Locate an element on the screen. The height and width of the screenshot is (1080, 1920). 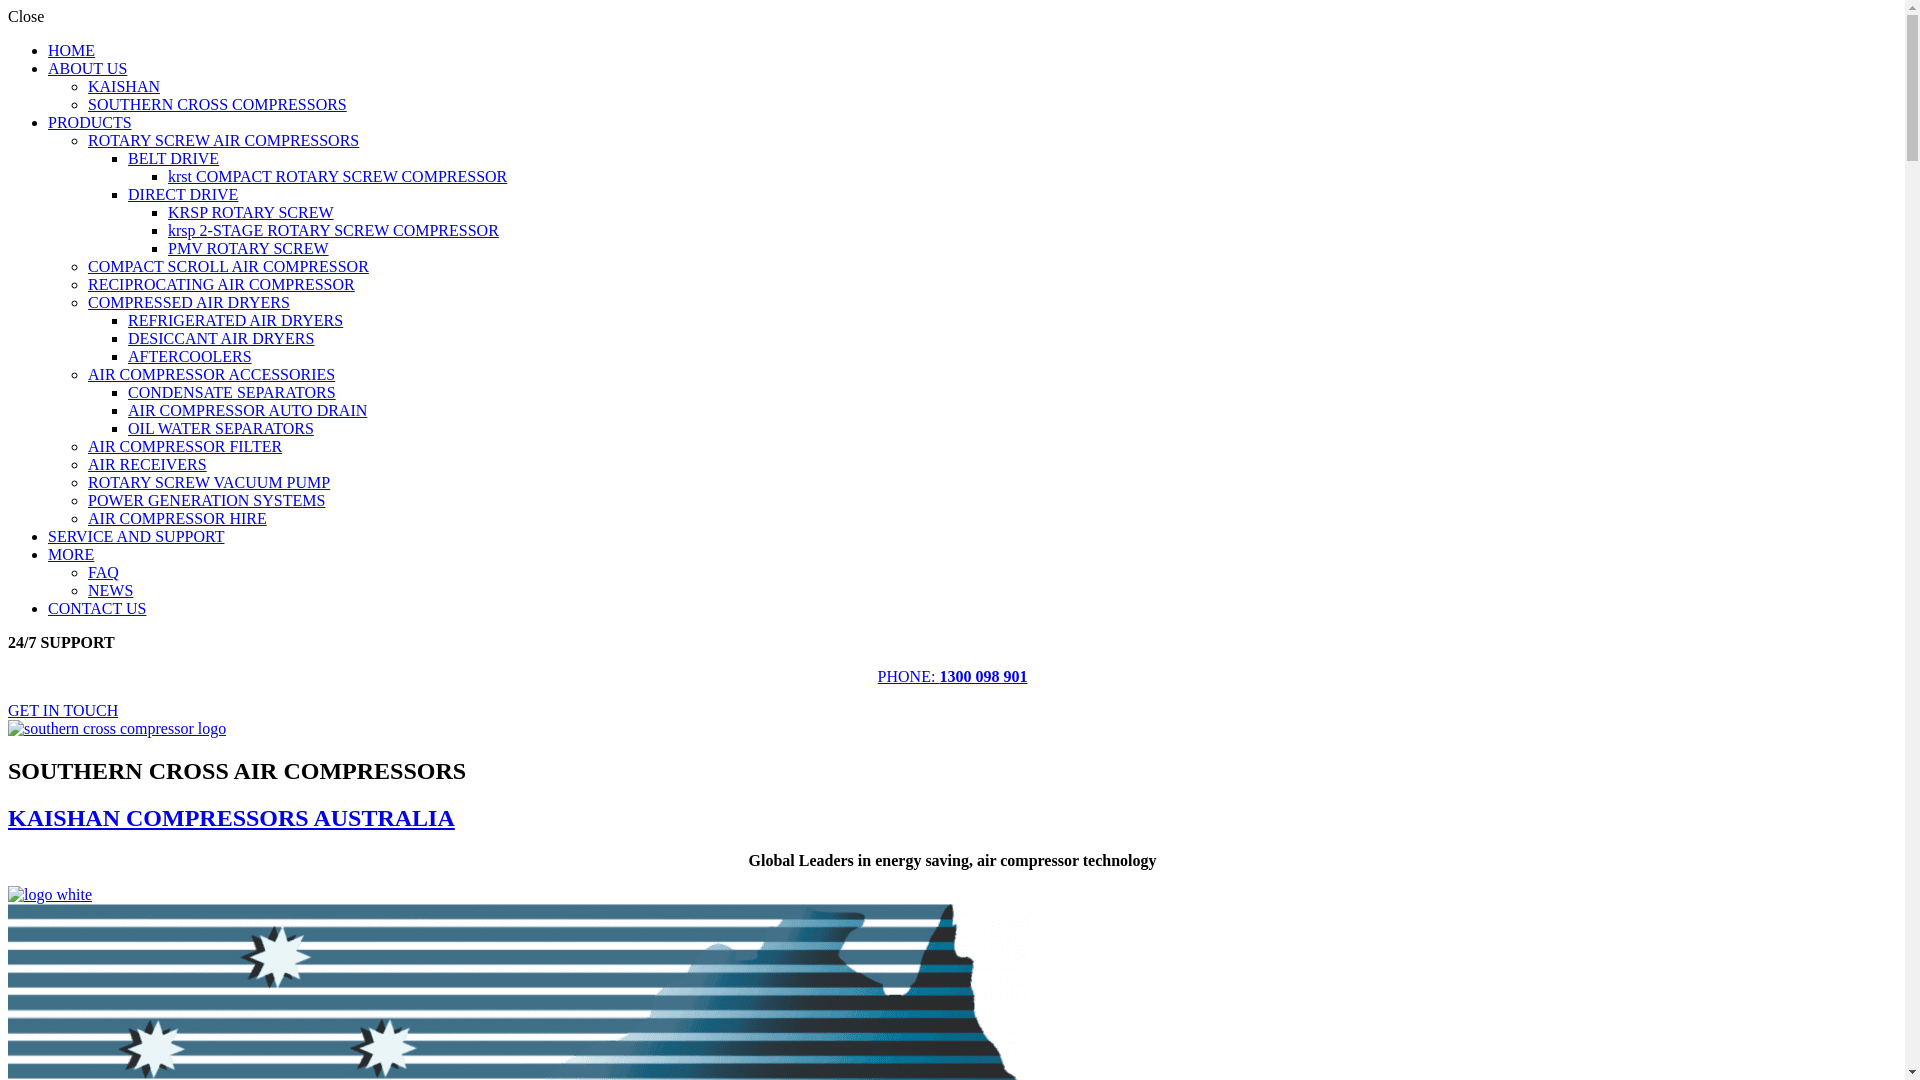
'KRSP ROTARY SCREW' is located at coordinates (249, 212).